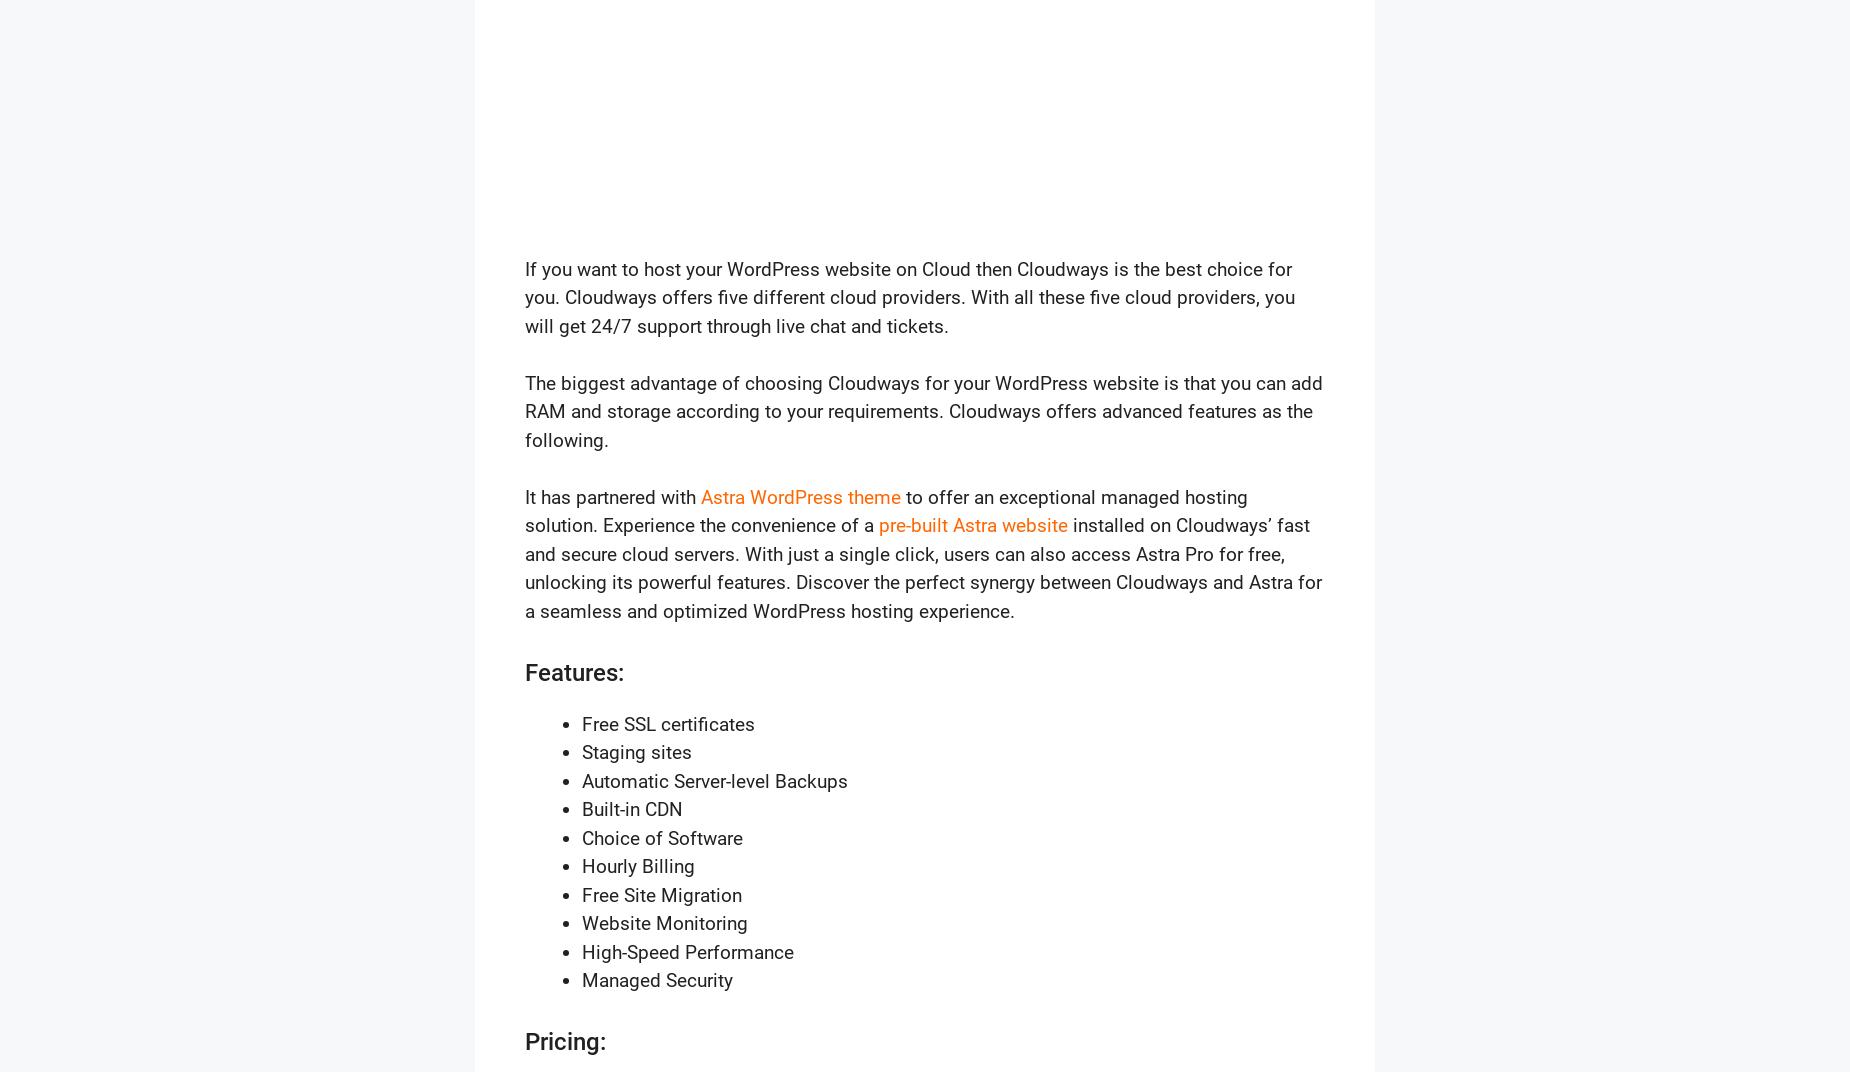 The width and height of the screenshot is (1850, 1072). What do you see at coordinates (657, 979) in the screenshot?
I see `'Managed Security'` at bounding box center [657, 979].